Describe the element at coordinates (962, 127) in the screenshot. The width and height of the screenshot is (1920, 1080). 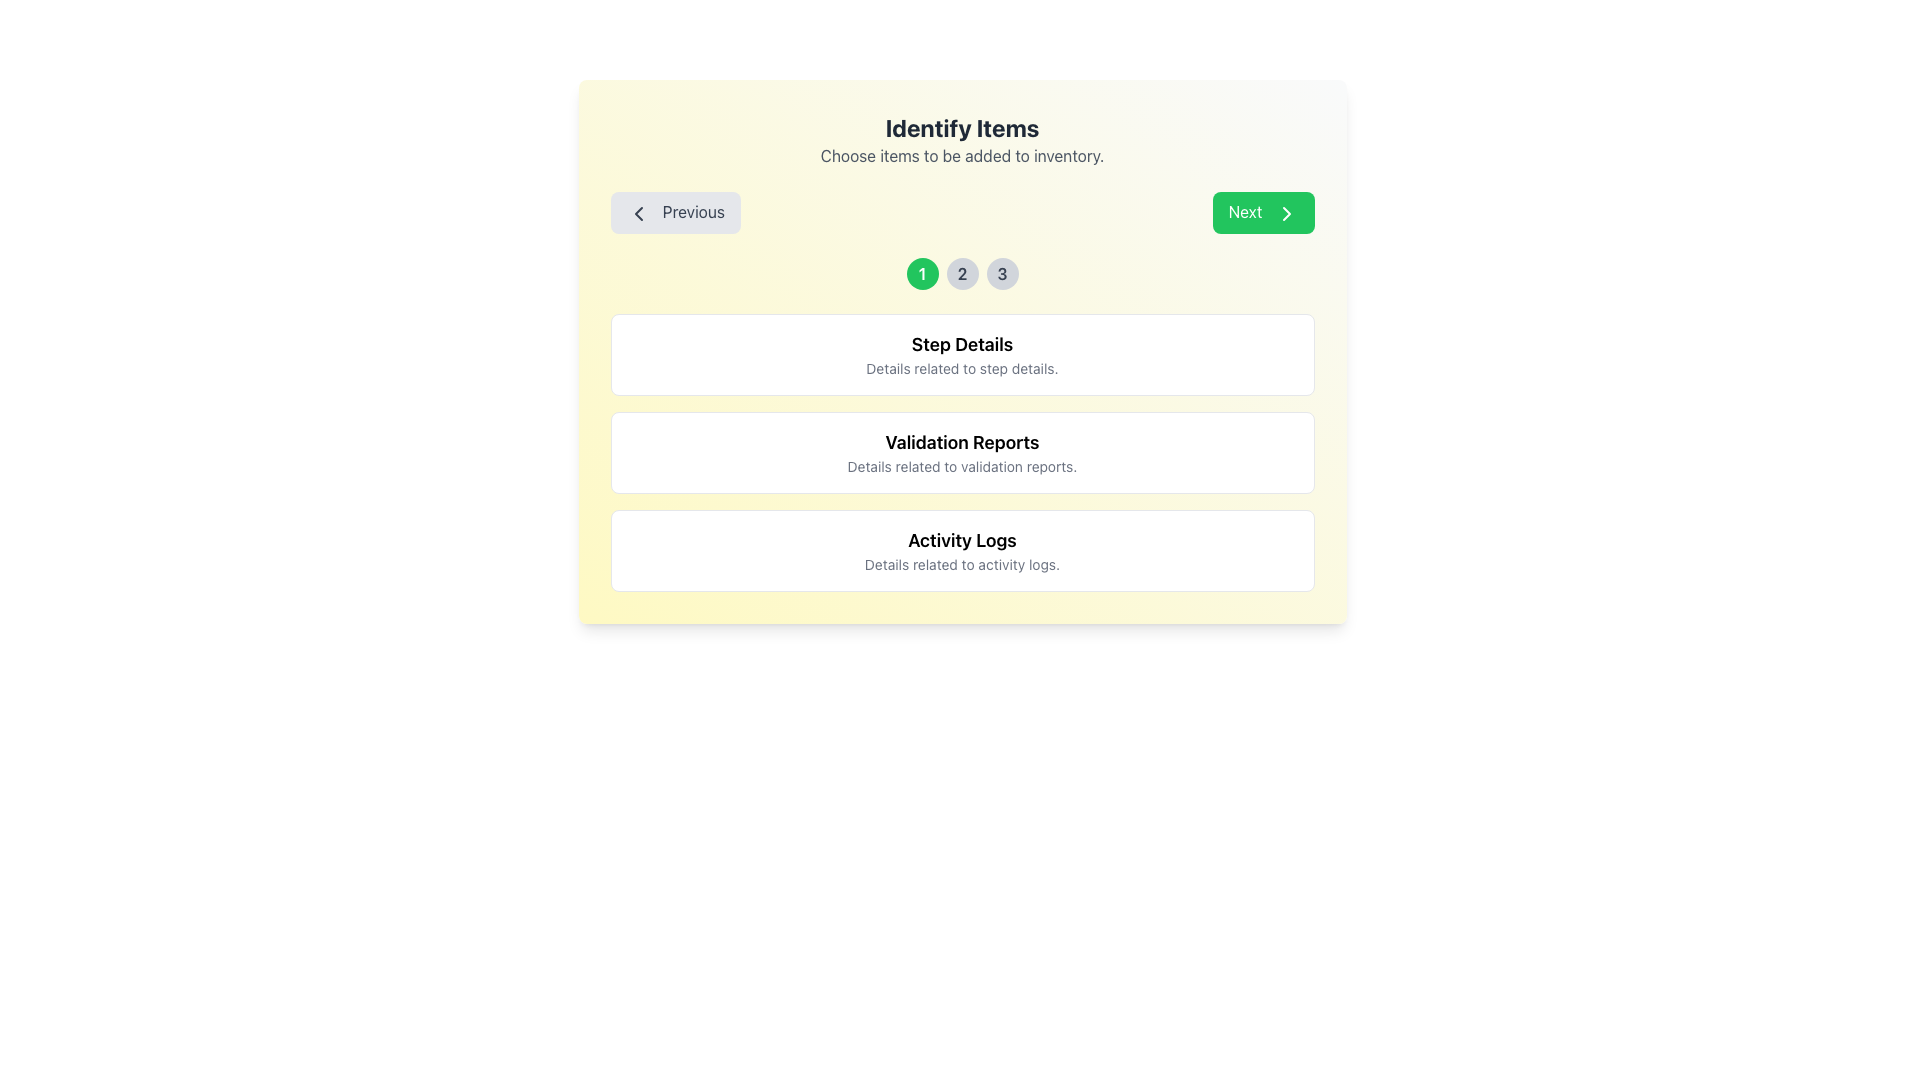
I see `the bold textual header displaying 'Identify Items', which is prominently positioned at the top of the interface and serves as a section title` at that location.